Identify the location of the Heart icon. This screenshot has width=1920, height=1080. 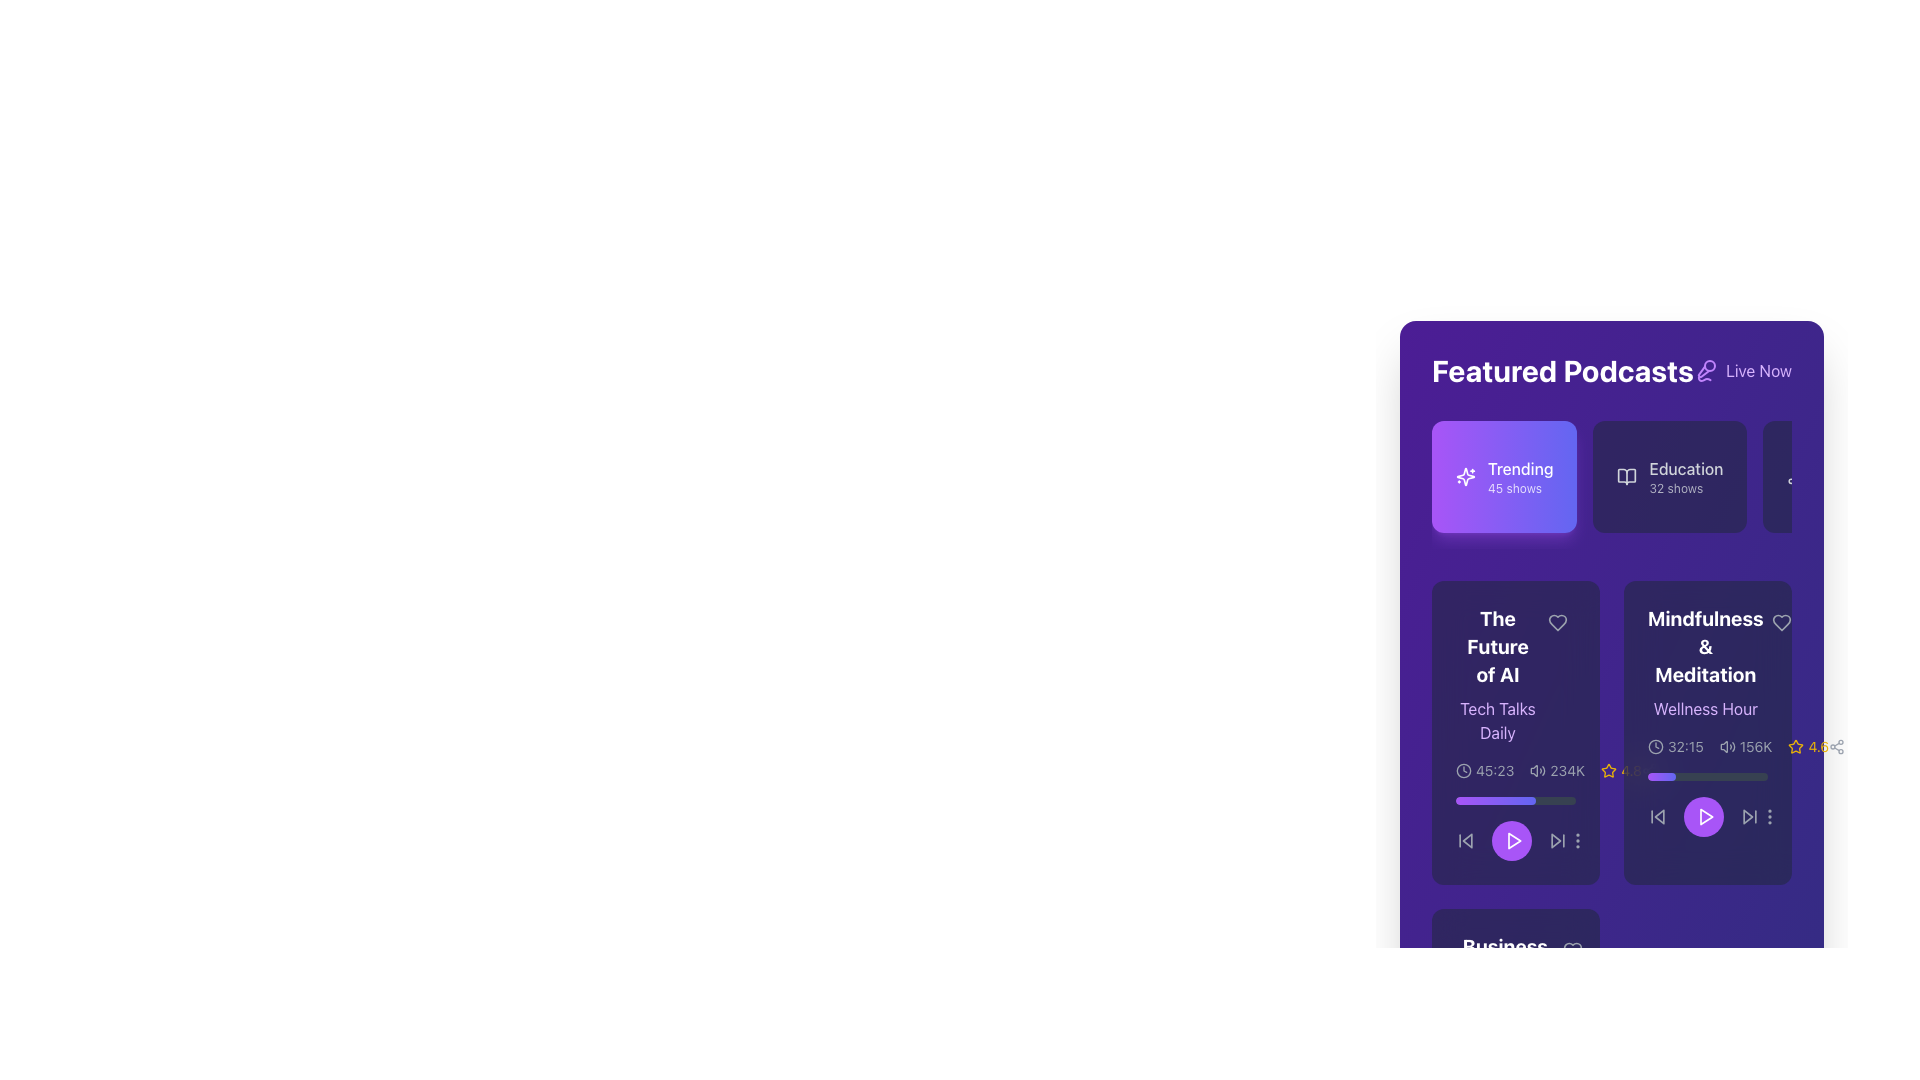
(1557, 622).